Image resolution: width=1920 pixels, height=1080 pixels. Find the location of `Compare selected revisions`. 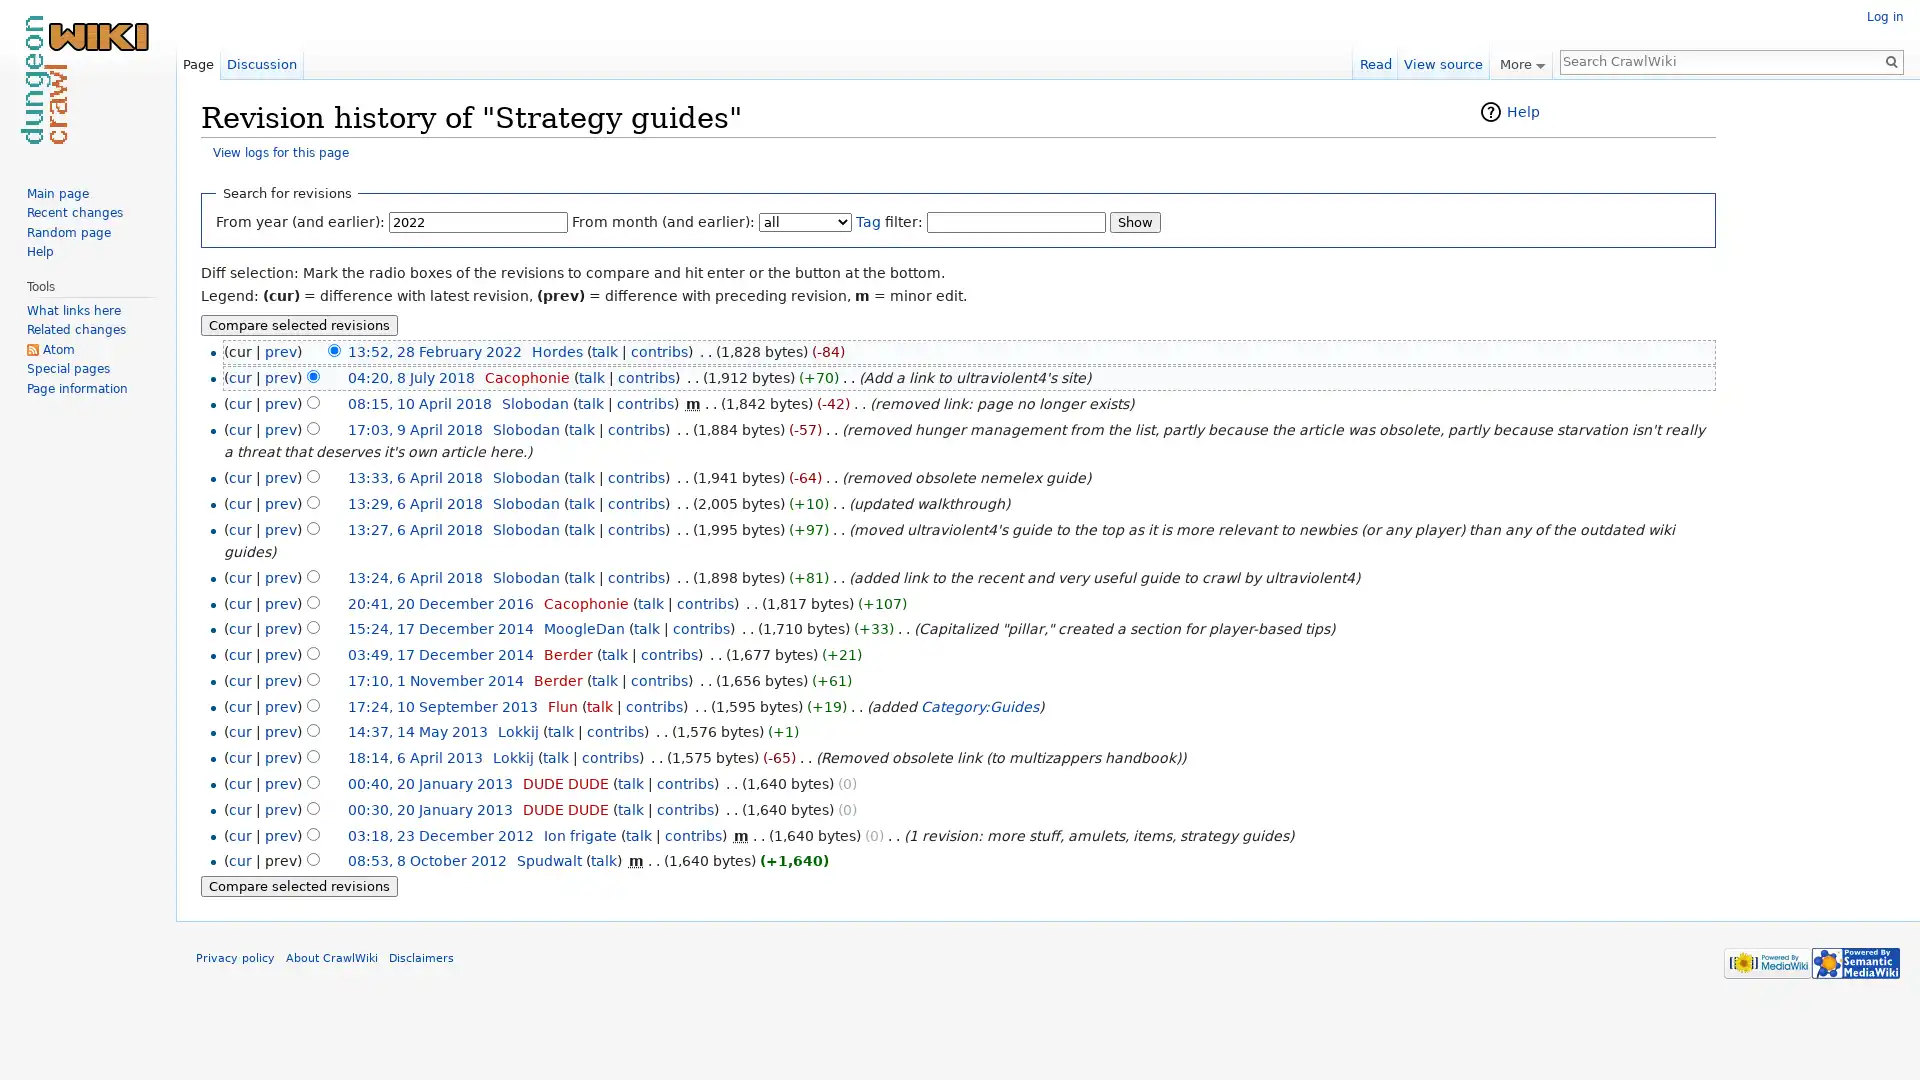

Compare selected revisions is located at coordinates (298, 885).